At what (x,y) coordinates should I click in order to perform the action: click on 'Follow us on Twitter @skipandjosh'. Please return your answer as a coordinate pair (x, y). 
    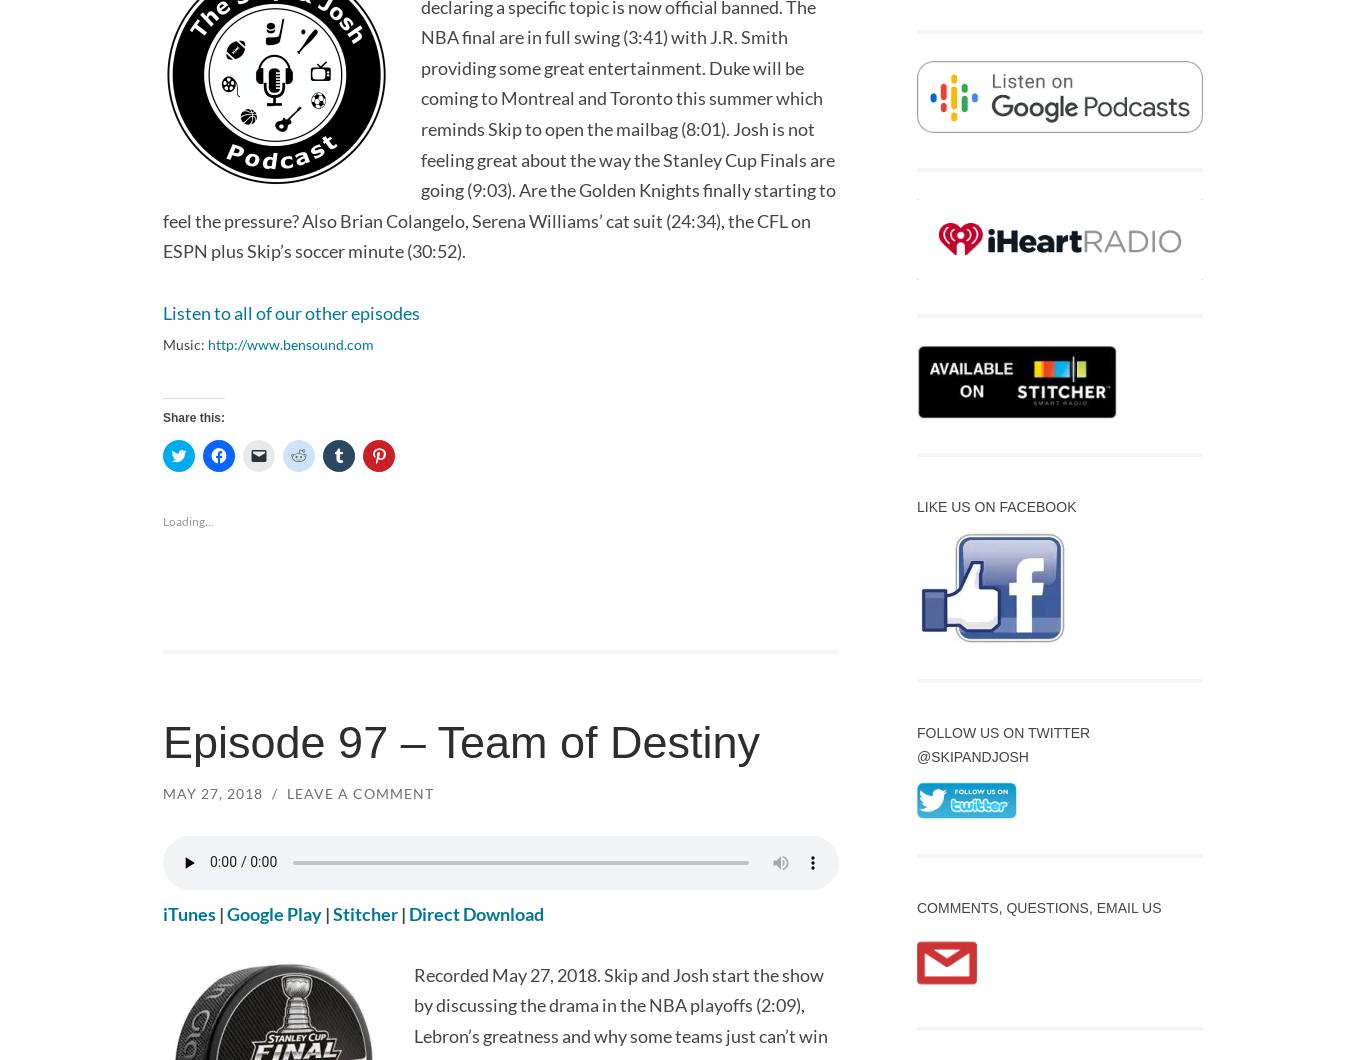
    Looking at the image, I should click on (1003, 743).